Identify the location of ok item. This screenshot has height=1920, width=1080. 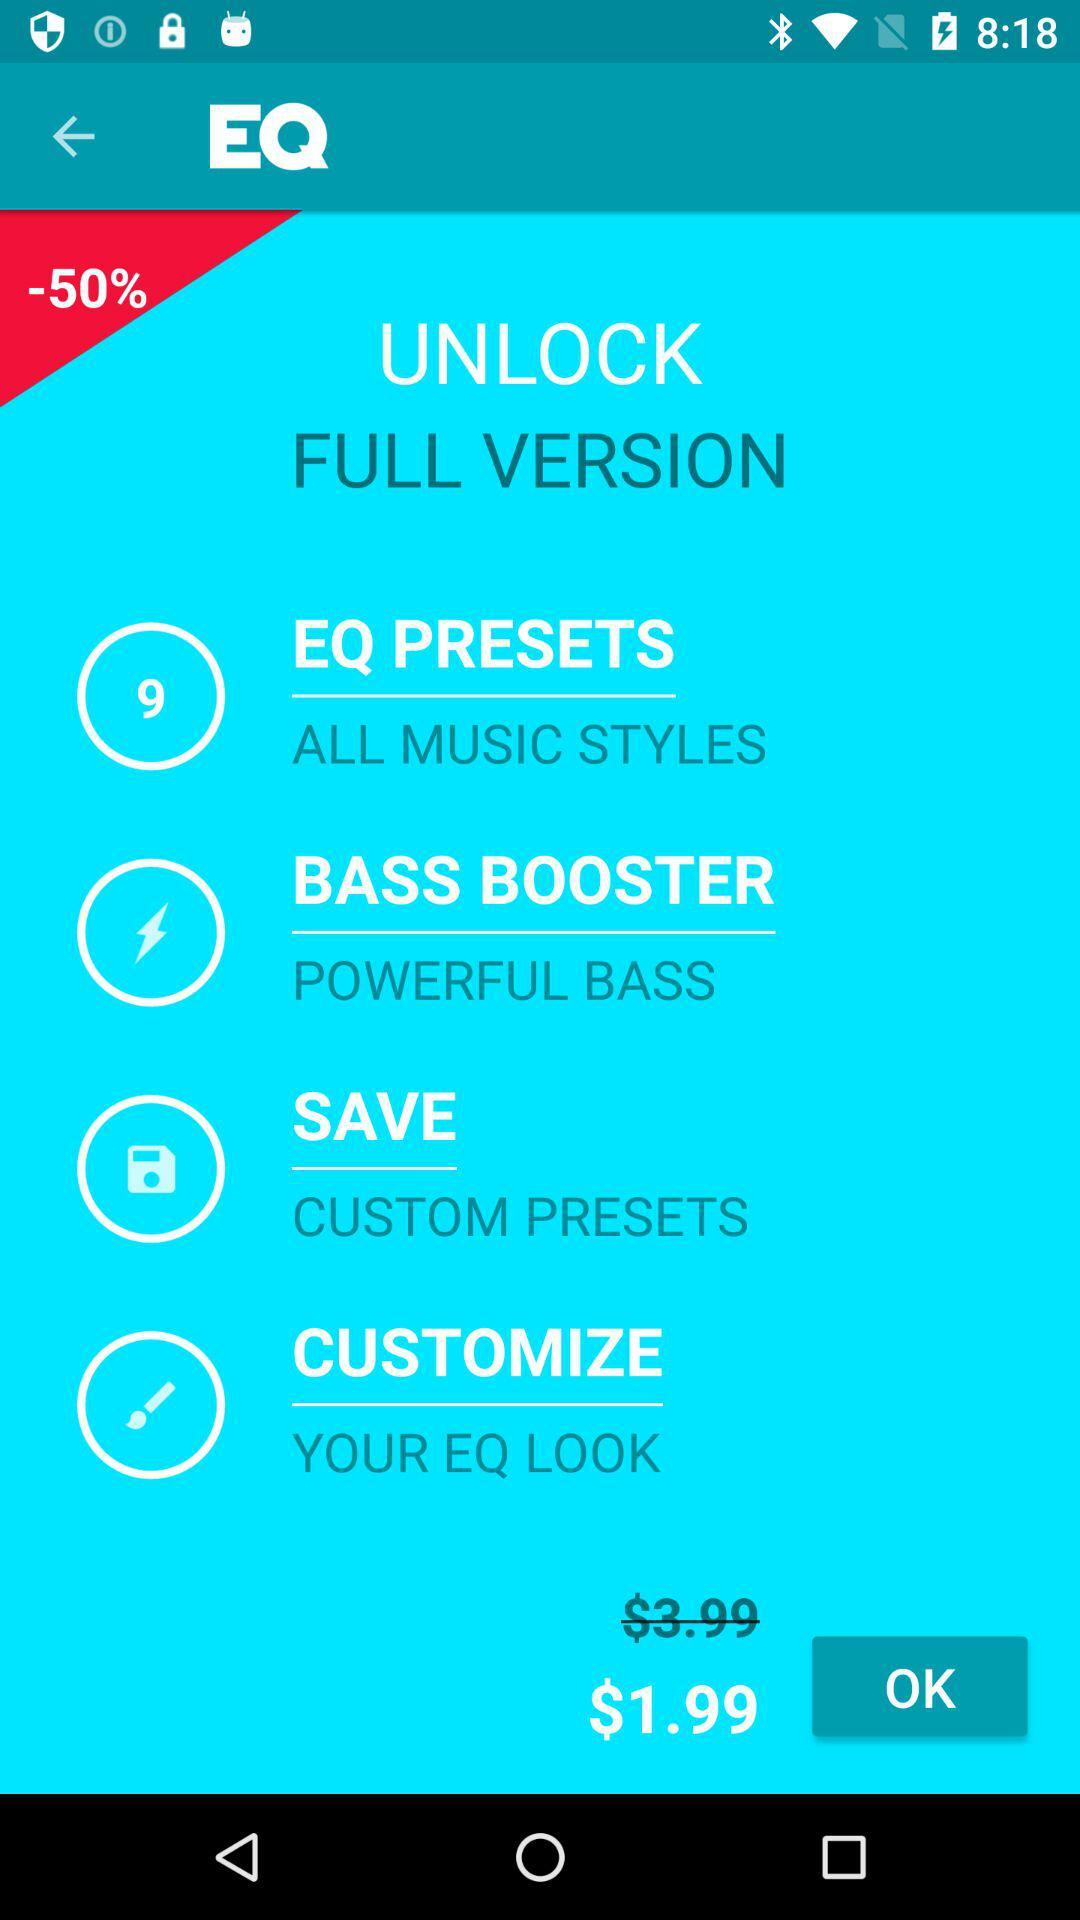
(919, 1685).